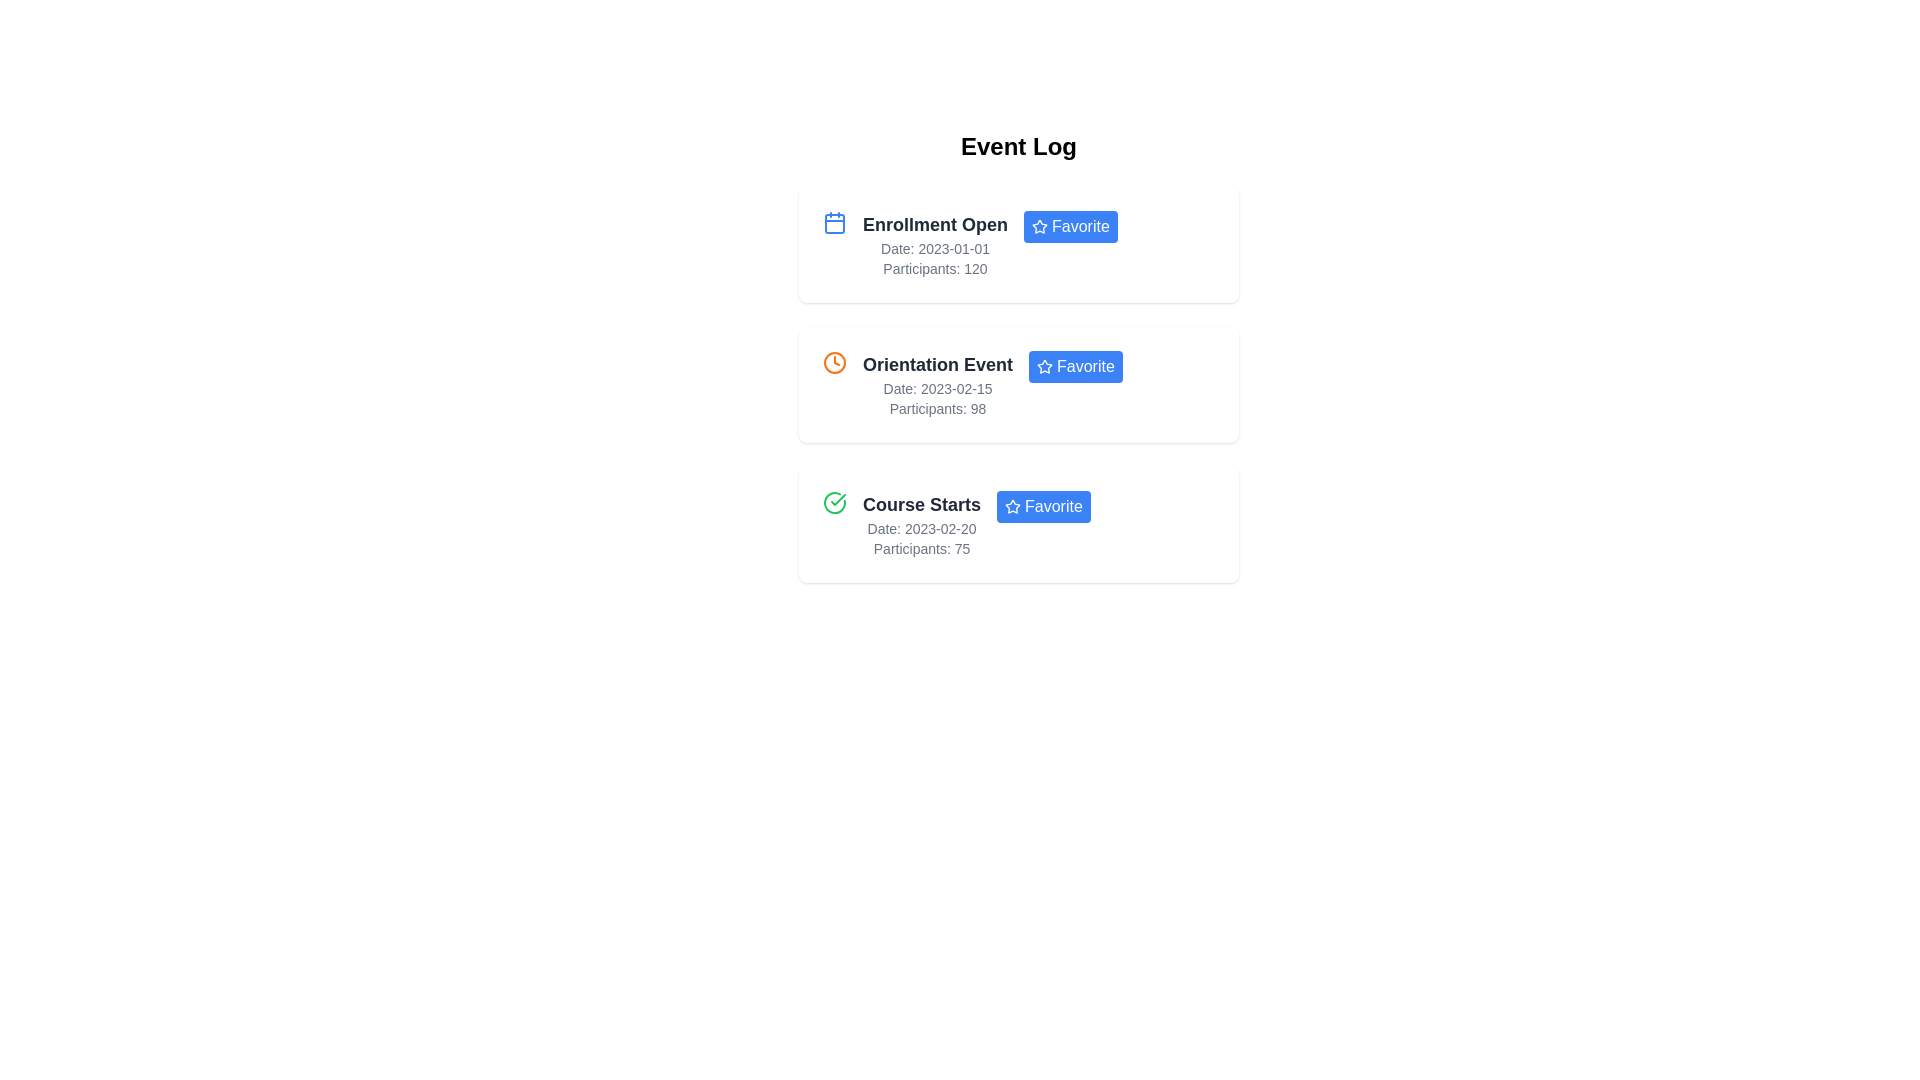 This screenshot has height=1080, width=1920. I want to click on the text label displaying the date 'Date: 2023-02-20', which is located in the third event box, below 'Course Starts' and above 'Participants: 75', so click(920, 527).